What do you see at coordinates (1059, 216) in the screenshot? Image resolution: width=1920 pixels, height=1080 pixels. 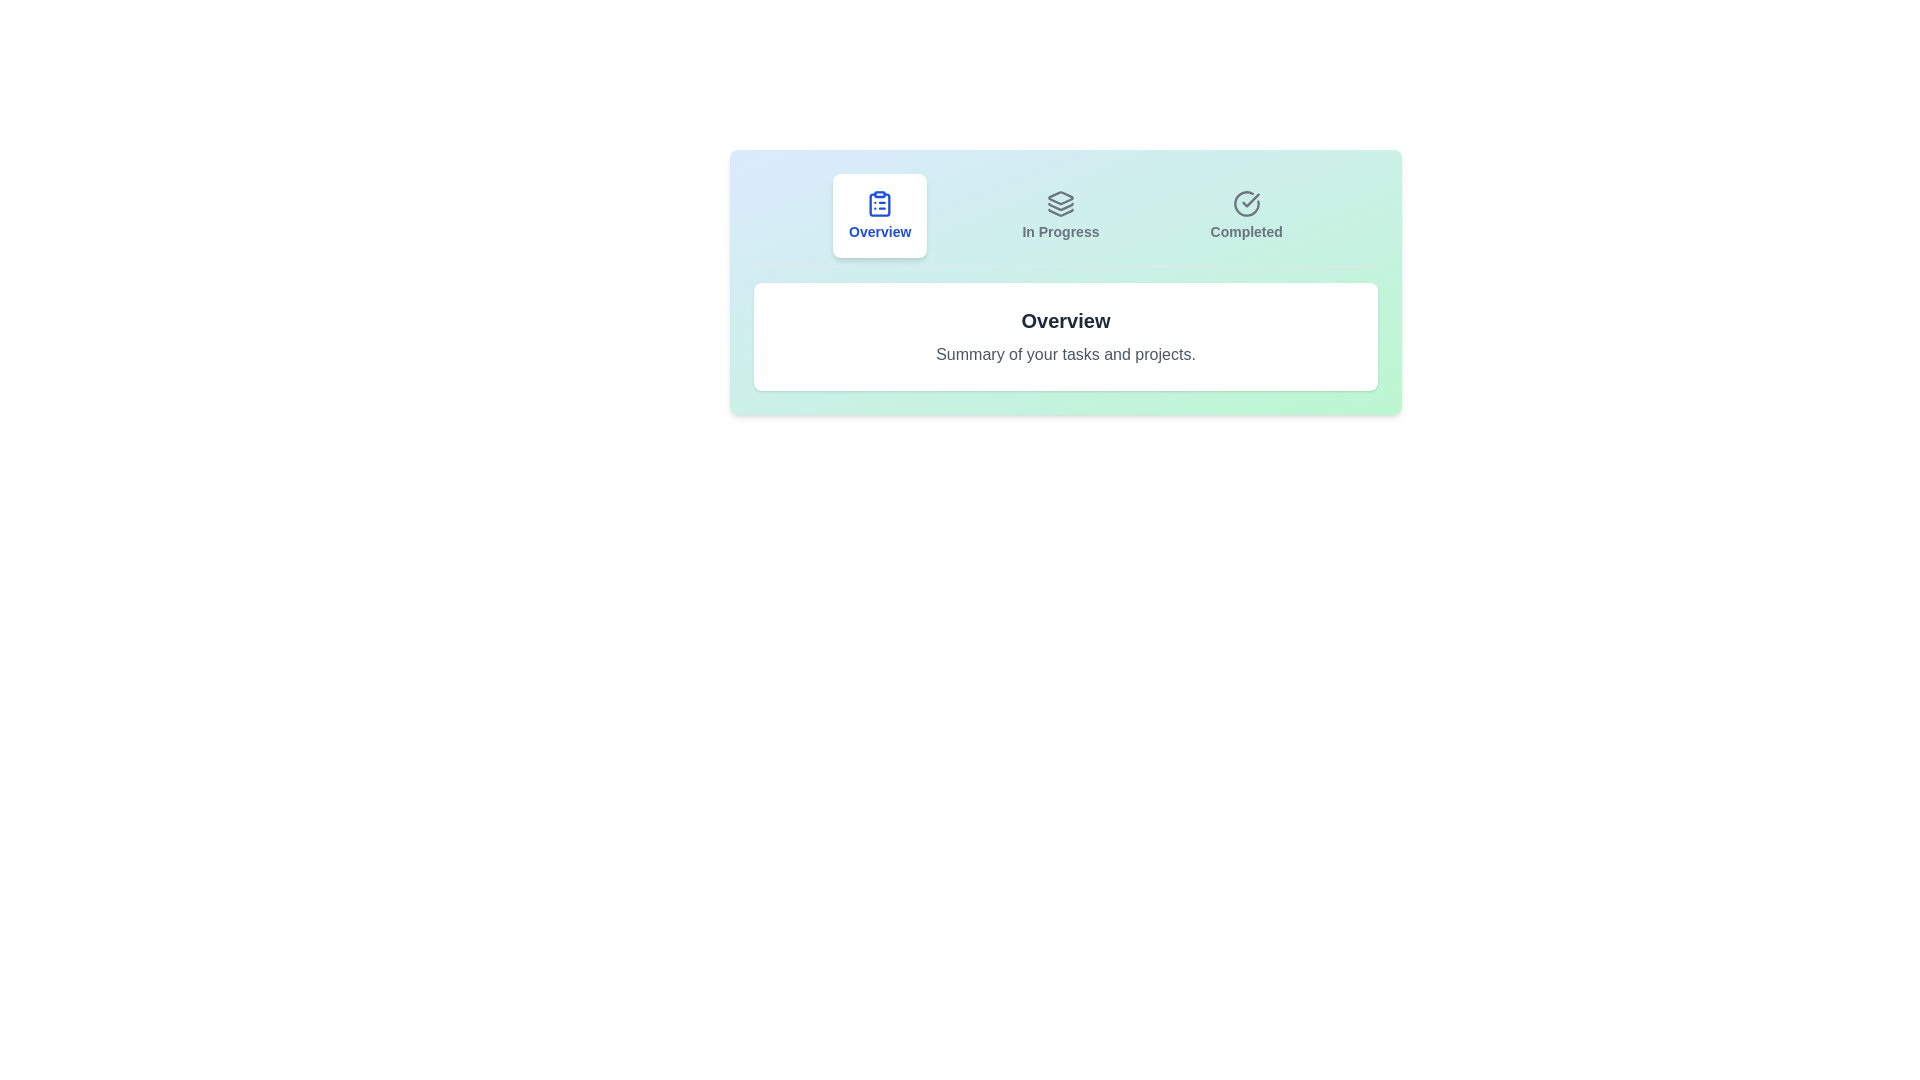 I see `the tab labeled In Progress to observe its hover effect` at bounding box center [1059, 216].